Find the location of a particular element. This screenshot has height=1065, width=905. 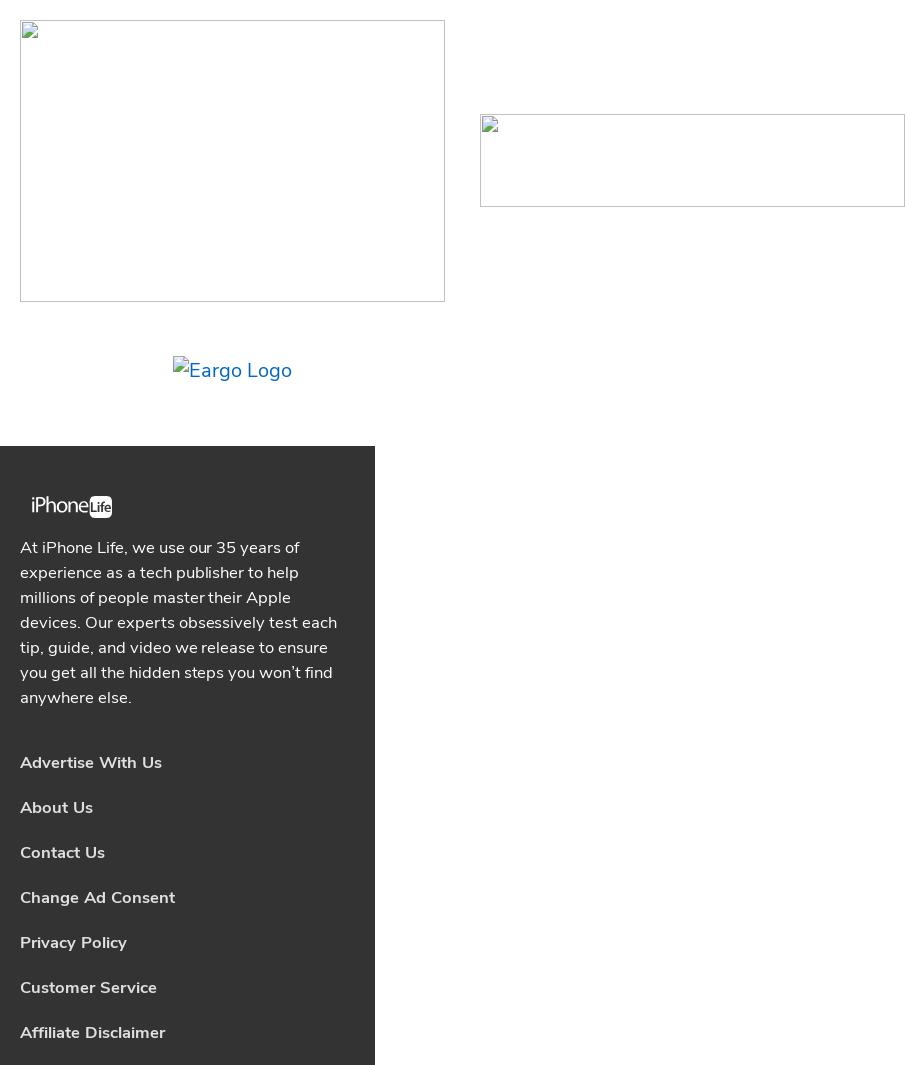

'Customer Service' is located at coordinates (87, 398).